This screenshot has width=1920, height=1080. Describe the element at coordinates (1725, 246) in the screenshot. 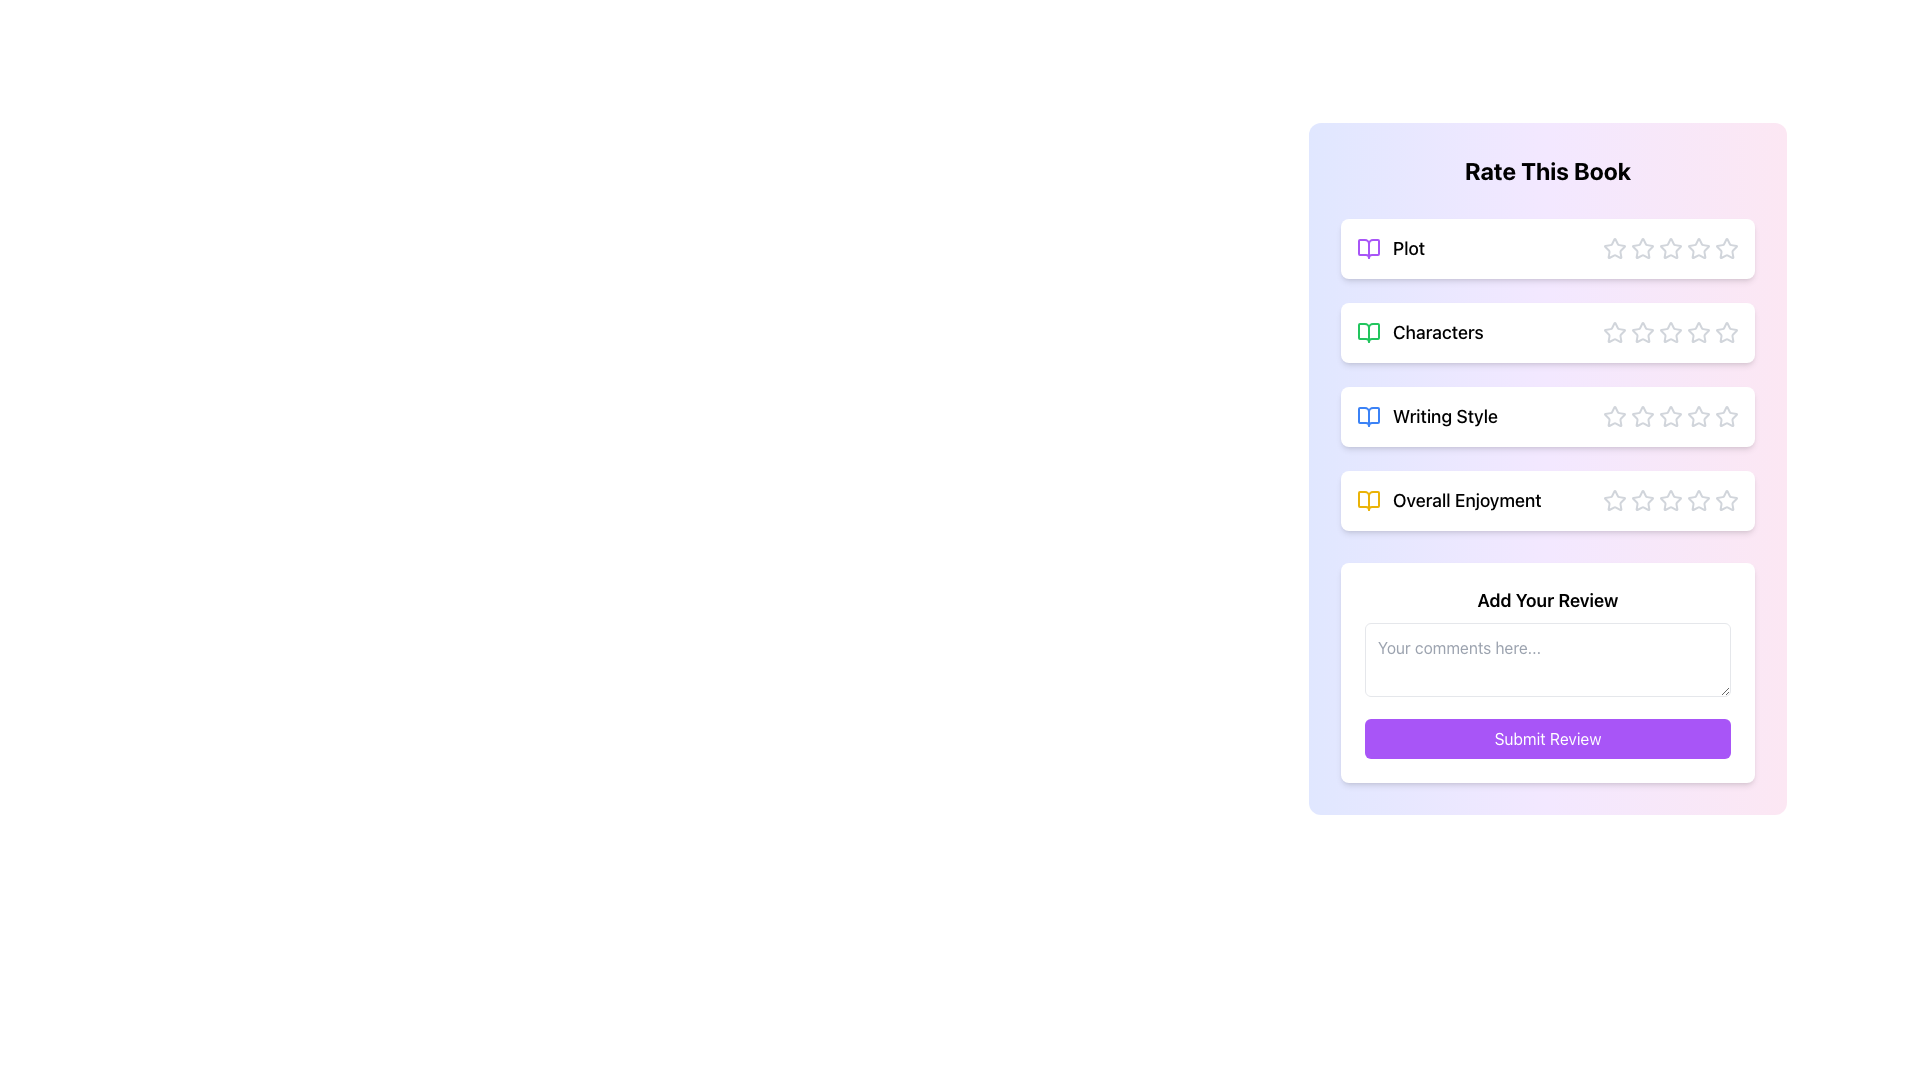

I see `the rightmost star icon in the 'Rate This Book' interface` at that location.